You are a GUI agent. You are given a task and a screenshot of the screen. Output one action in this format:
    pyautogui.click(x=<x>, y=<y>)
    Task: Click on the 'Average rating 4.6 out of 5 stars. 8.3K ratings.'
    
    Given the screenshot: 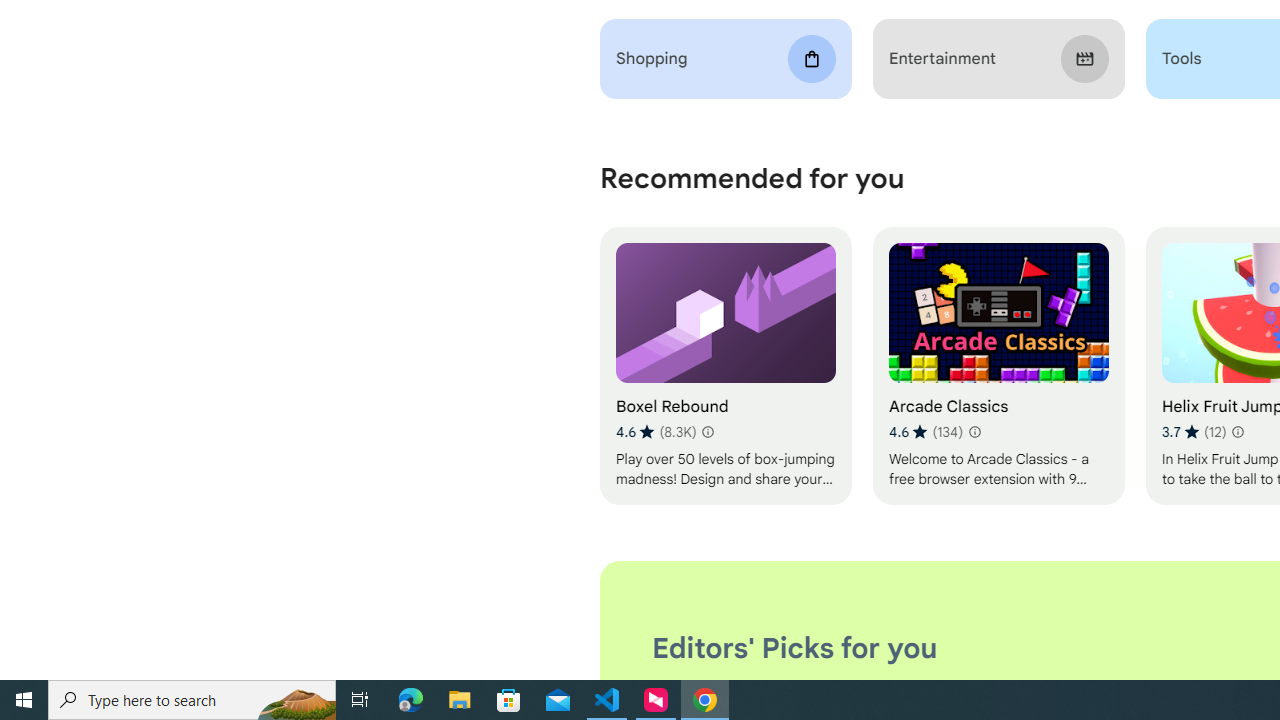 What is the action you would take?
    pyautogui.click(x=656, y=431)
    